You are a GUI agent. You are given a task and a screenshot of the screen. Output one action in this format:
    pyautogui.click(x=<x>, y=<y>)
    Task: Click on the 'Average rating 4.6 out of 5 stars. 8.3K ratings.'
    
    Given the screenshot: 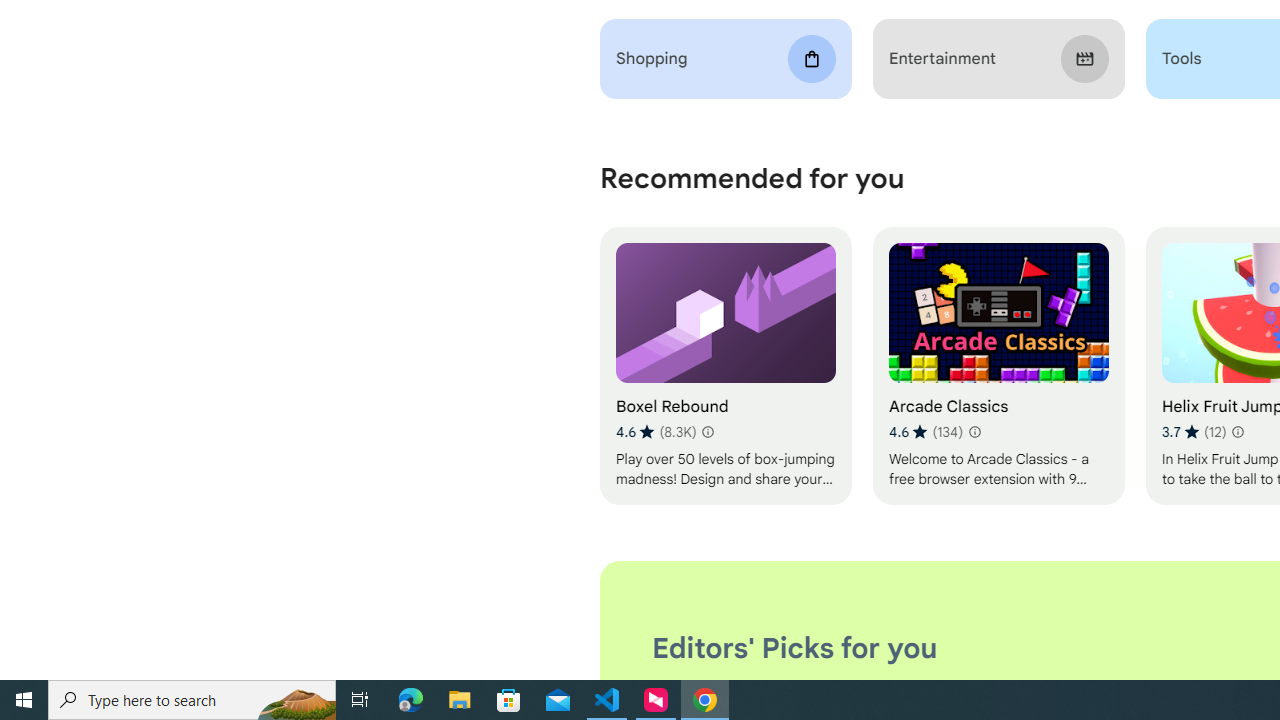 What is the action you would take?
    pyautogui.click(x=656, y=431)
    